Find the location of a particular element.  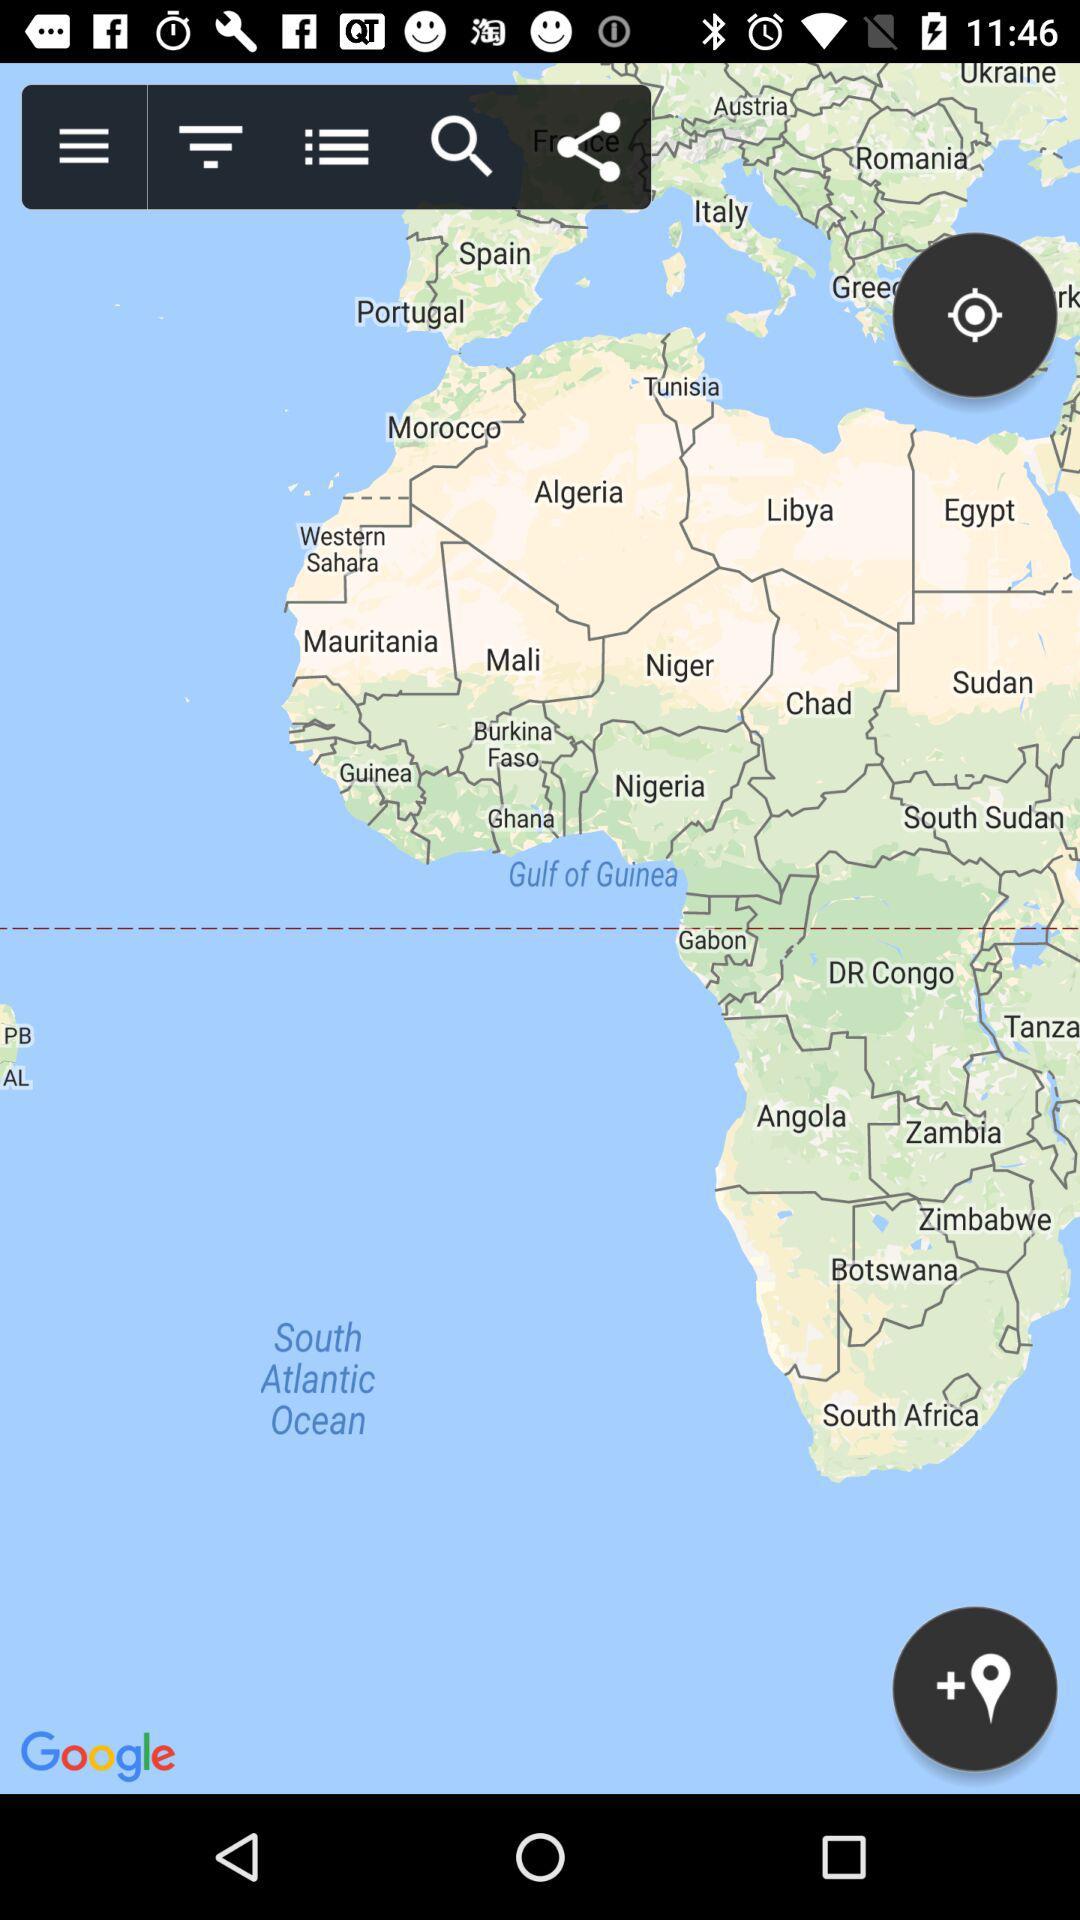

share location is located at coordinates (587, 146).